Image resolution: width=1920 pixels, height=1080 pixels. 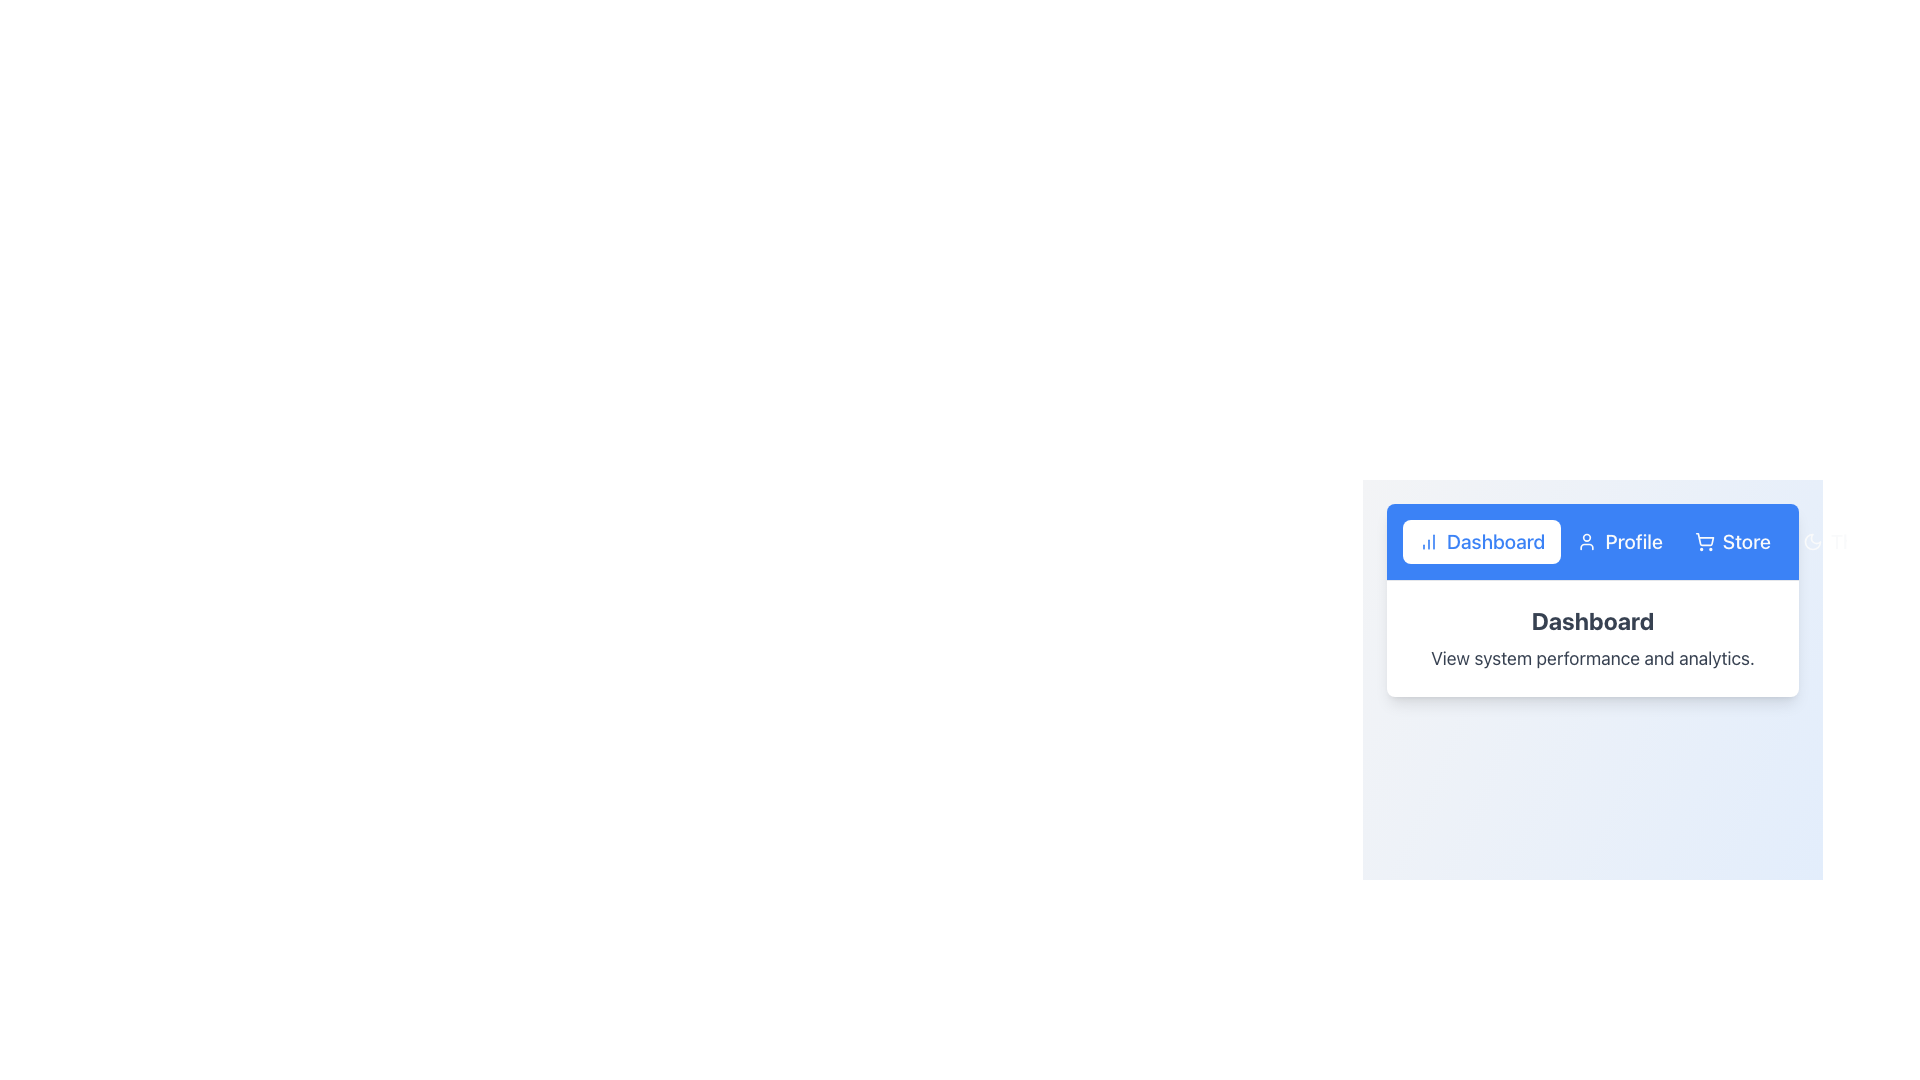 What do you see at coordinates (1428, 542) in the screenshot?
I see `the blue rectangular button containing the column chart icon, located to the left of the 'Dashboard' text` at bounding box center [1428, 542].